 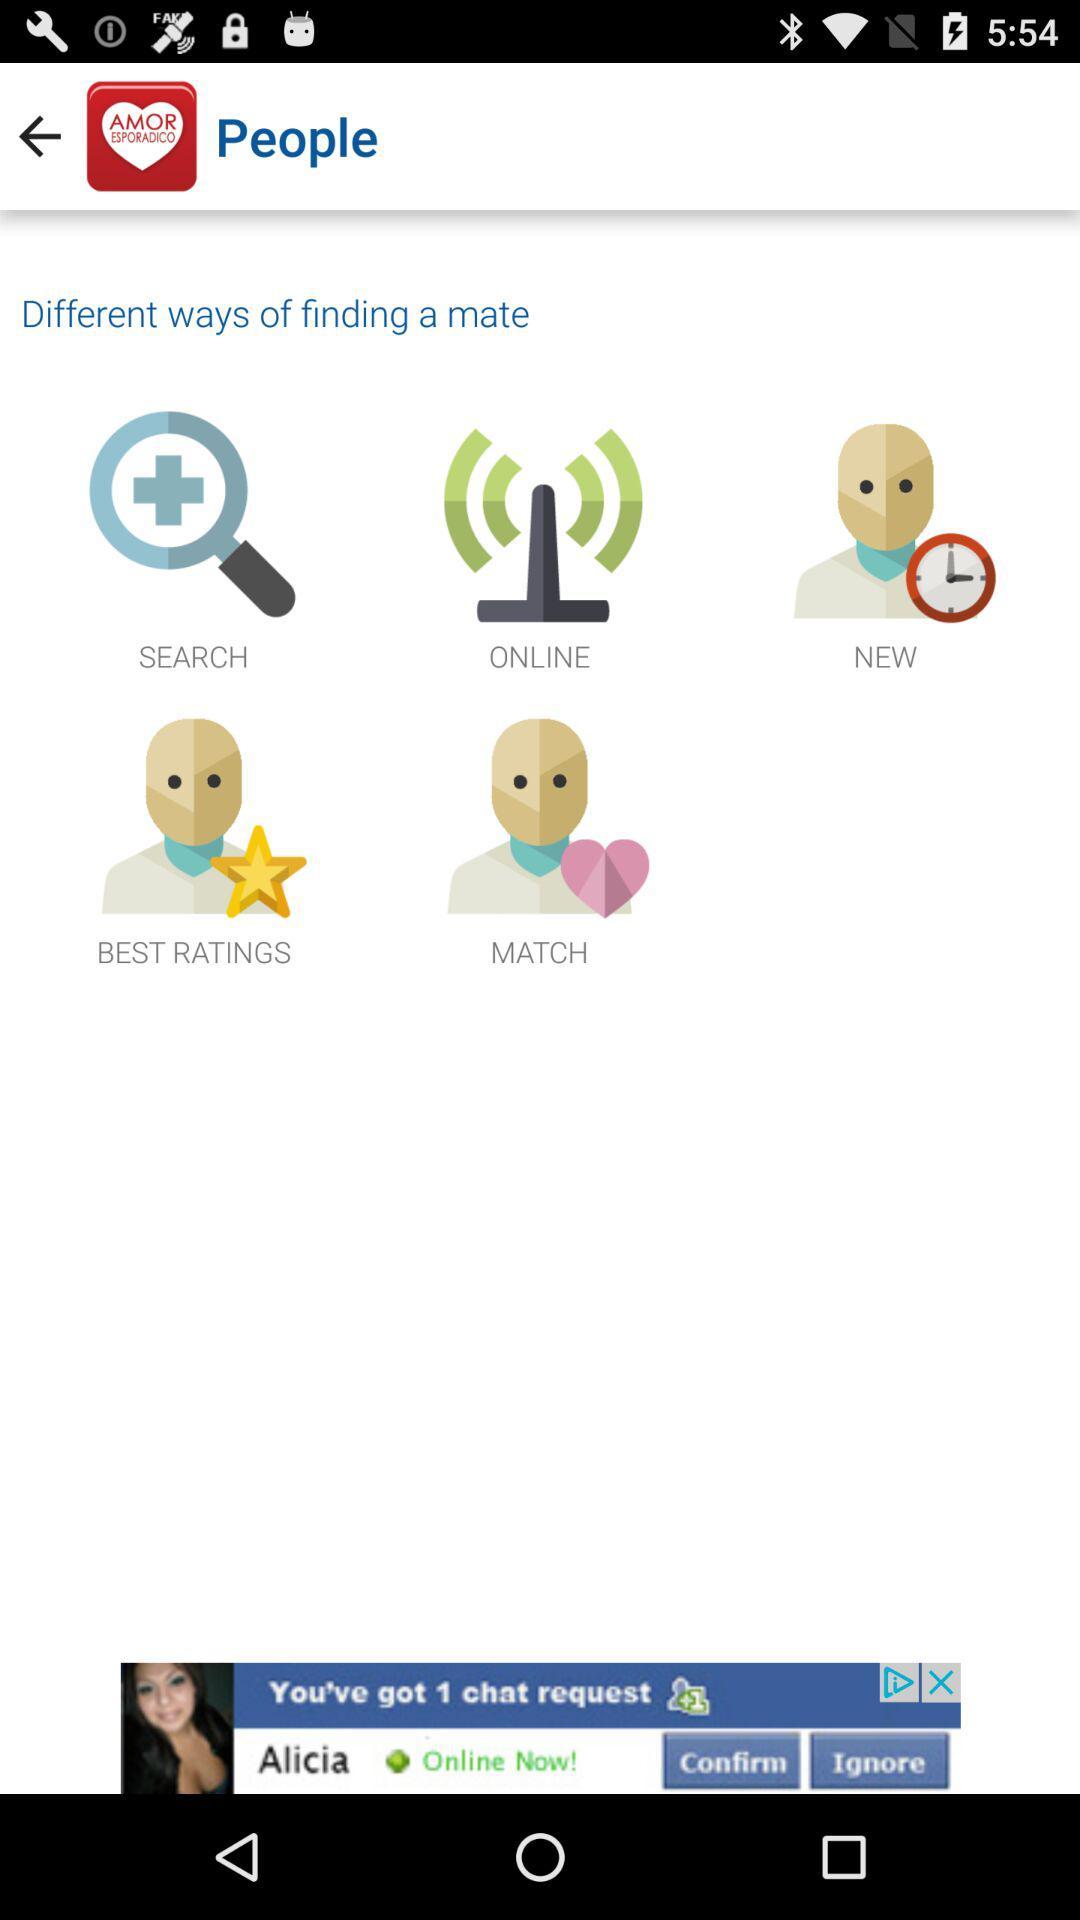 What do you see at coordinates (540, 836) in the screenshot?
I see `the second image in the second row` at bounding box center [540, 836].